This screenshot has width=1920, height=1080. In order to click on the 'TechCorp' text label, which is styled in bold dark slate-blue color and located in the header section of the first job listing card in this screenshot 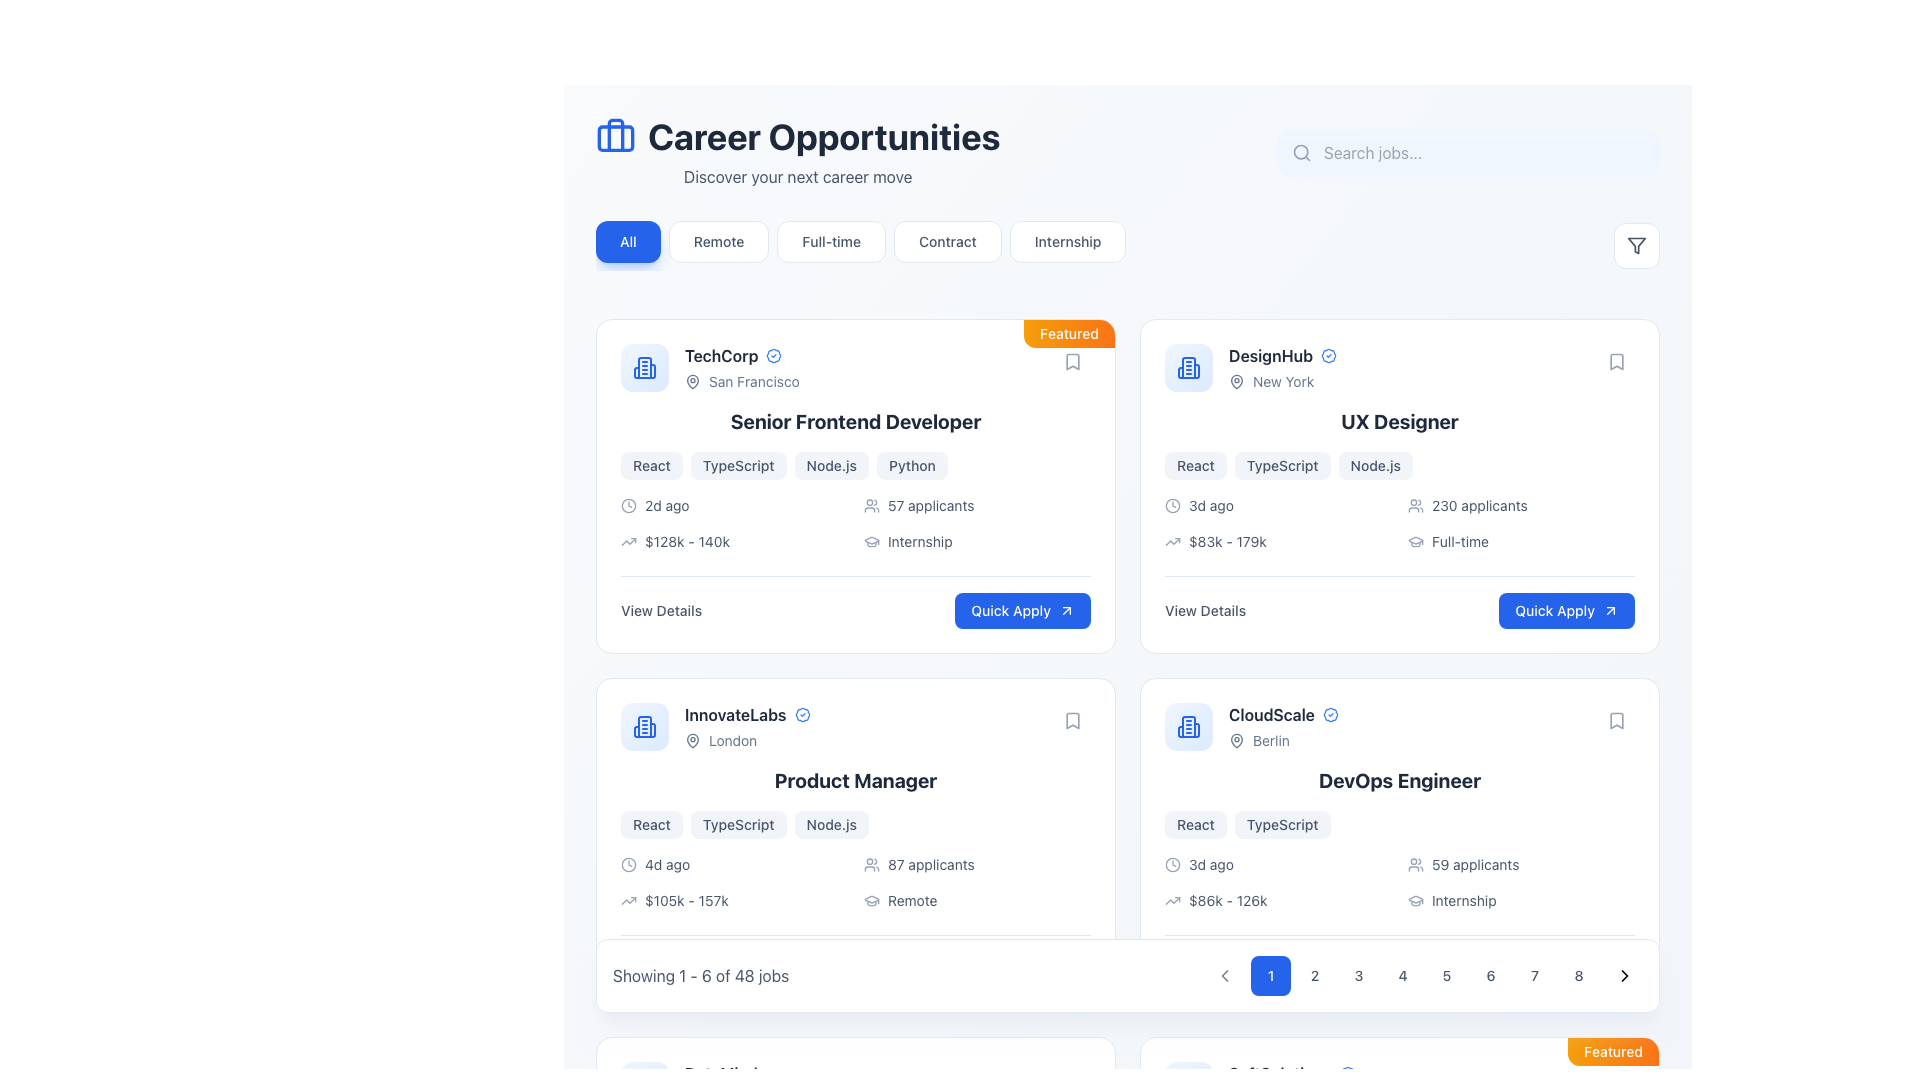, I will do `click(720, 354)`.